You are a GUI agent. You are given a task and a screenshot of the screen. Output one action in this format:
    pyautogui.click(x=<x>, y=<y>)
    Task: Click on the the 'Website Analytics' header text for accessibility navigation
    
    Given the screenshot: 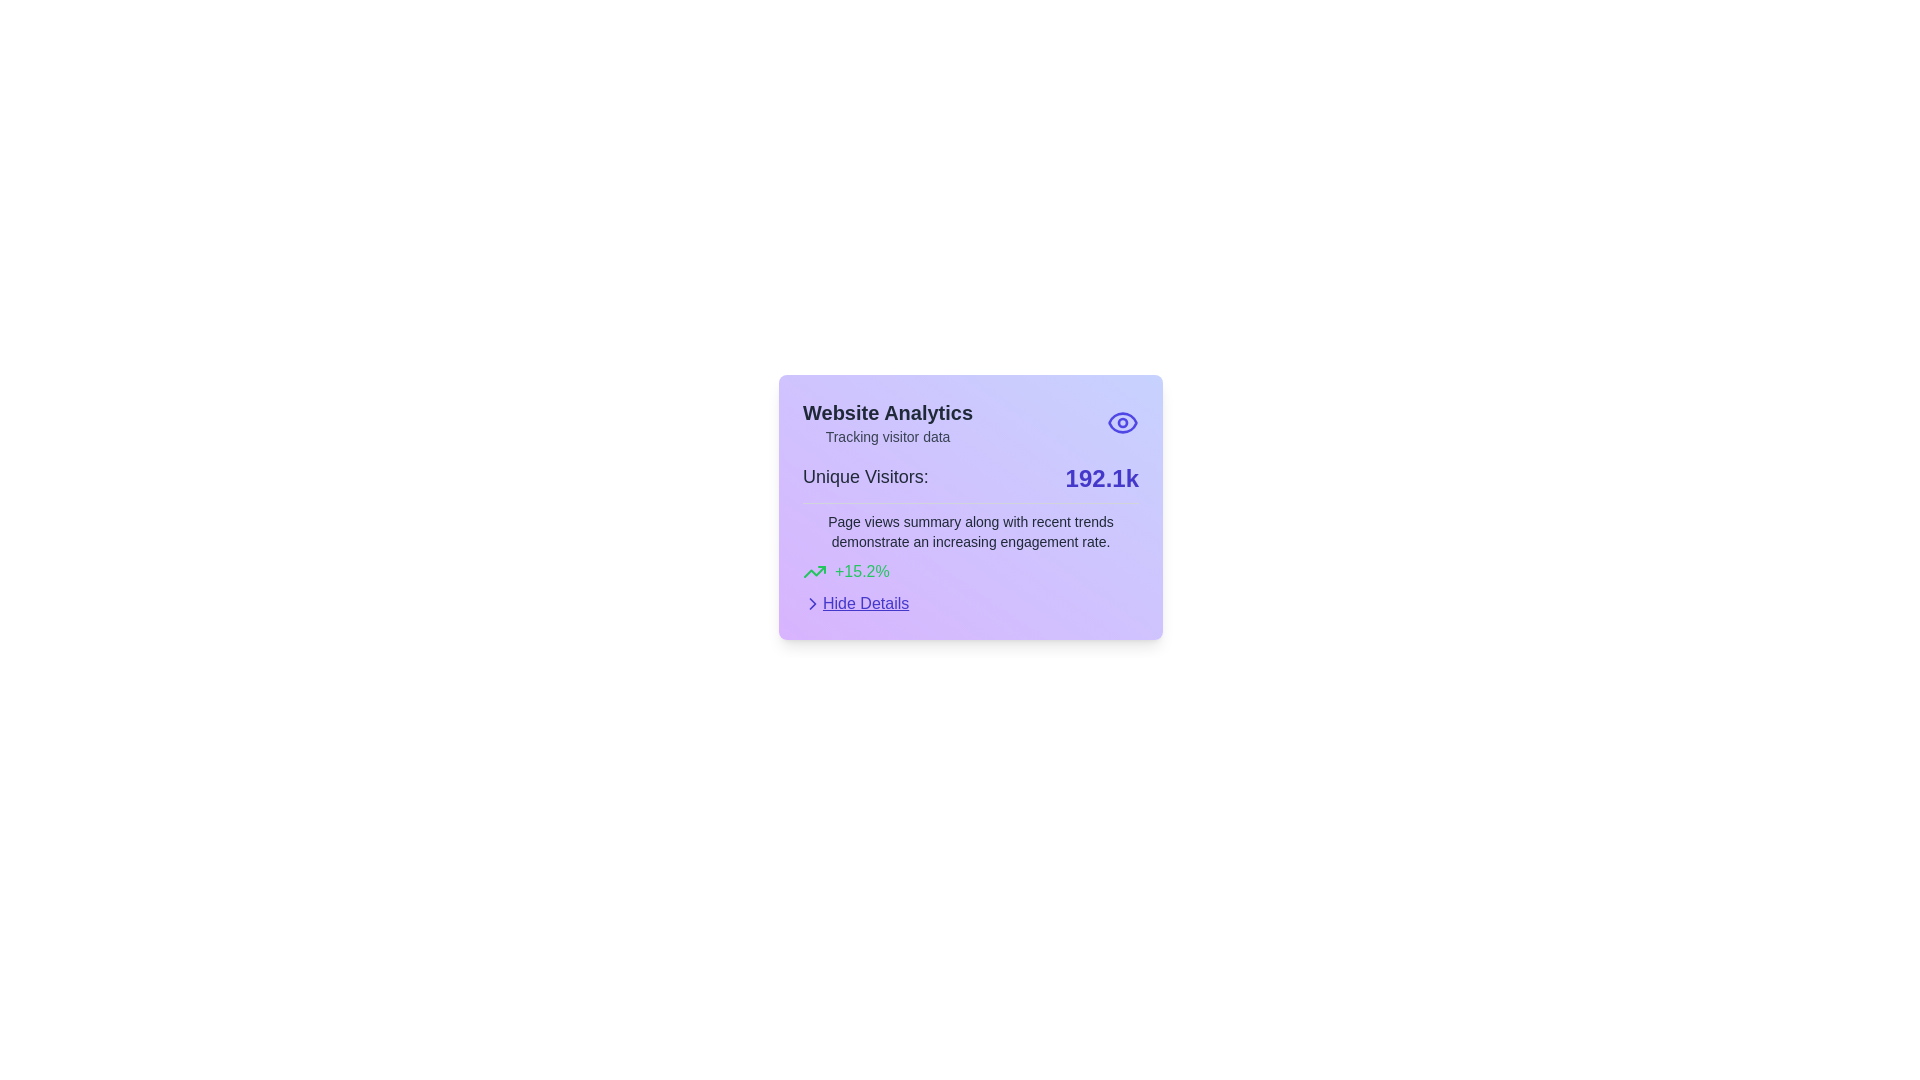 What is the action you would take?
    pyautogui.click(x=970, y=422)
    